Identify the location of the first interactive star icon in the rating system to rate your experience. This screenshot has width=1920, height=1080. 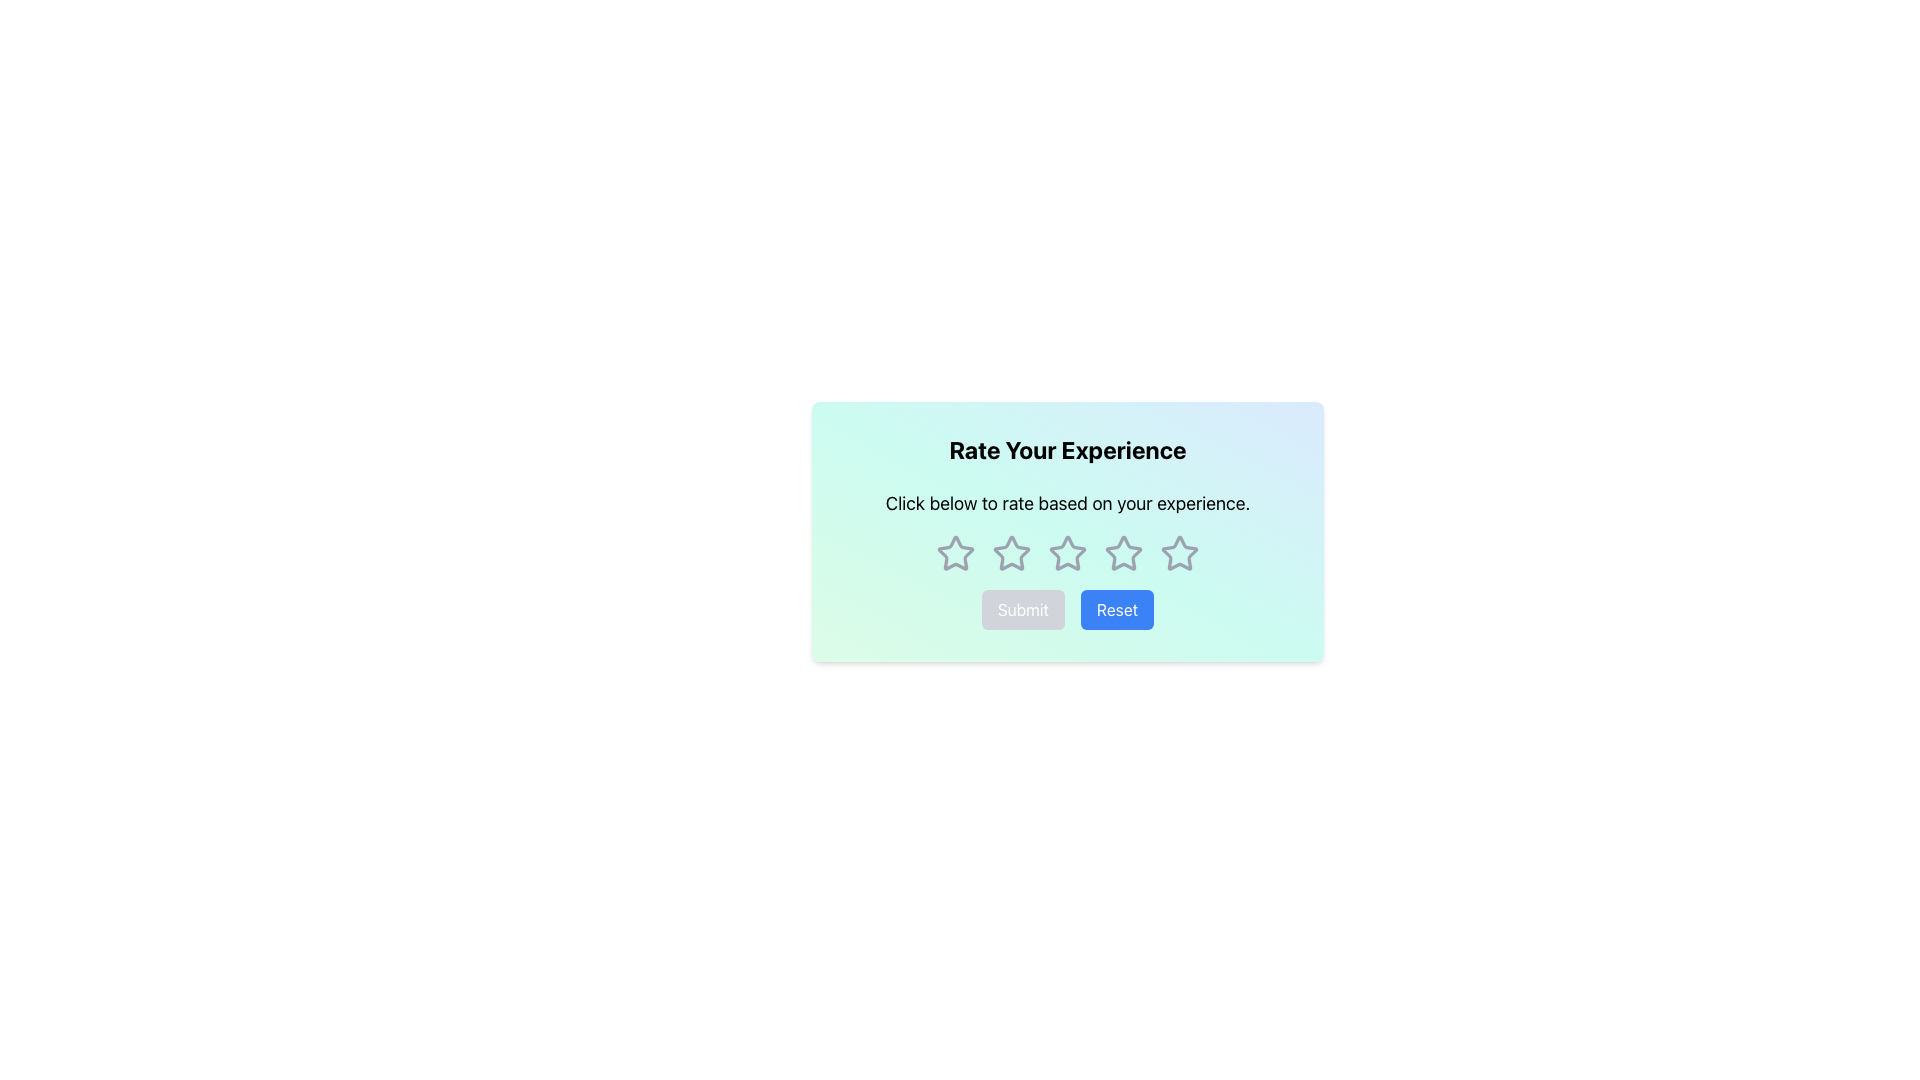
(954, 553).